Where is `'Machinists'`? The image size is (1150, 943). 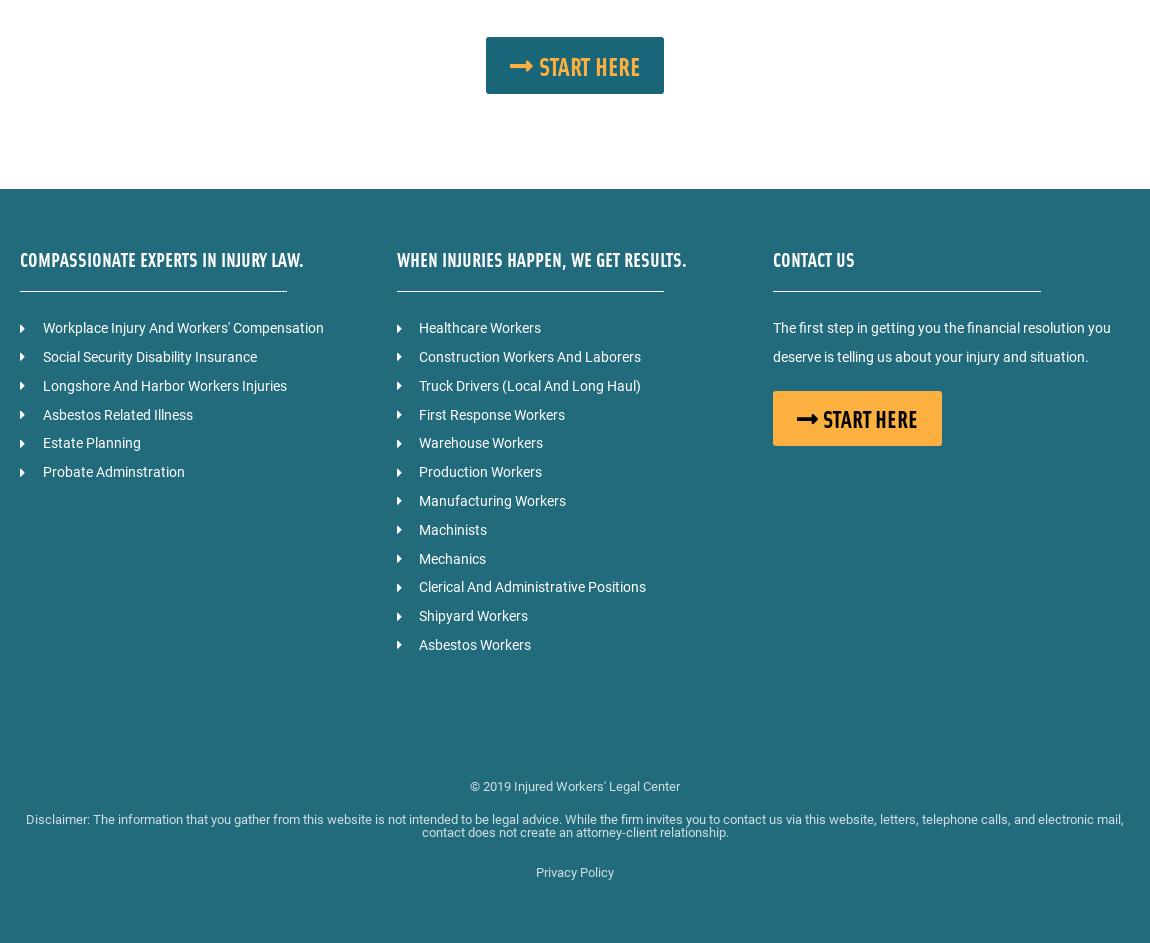 'Machinists' is located at coordinates (418, 529).